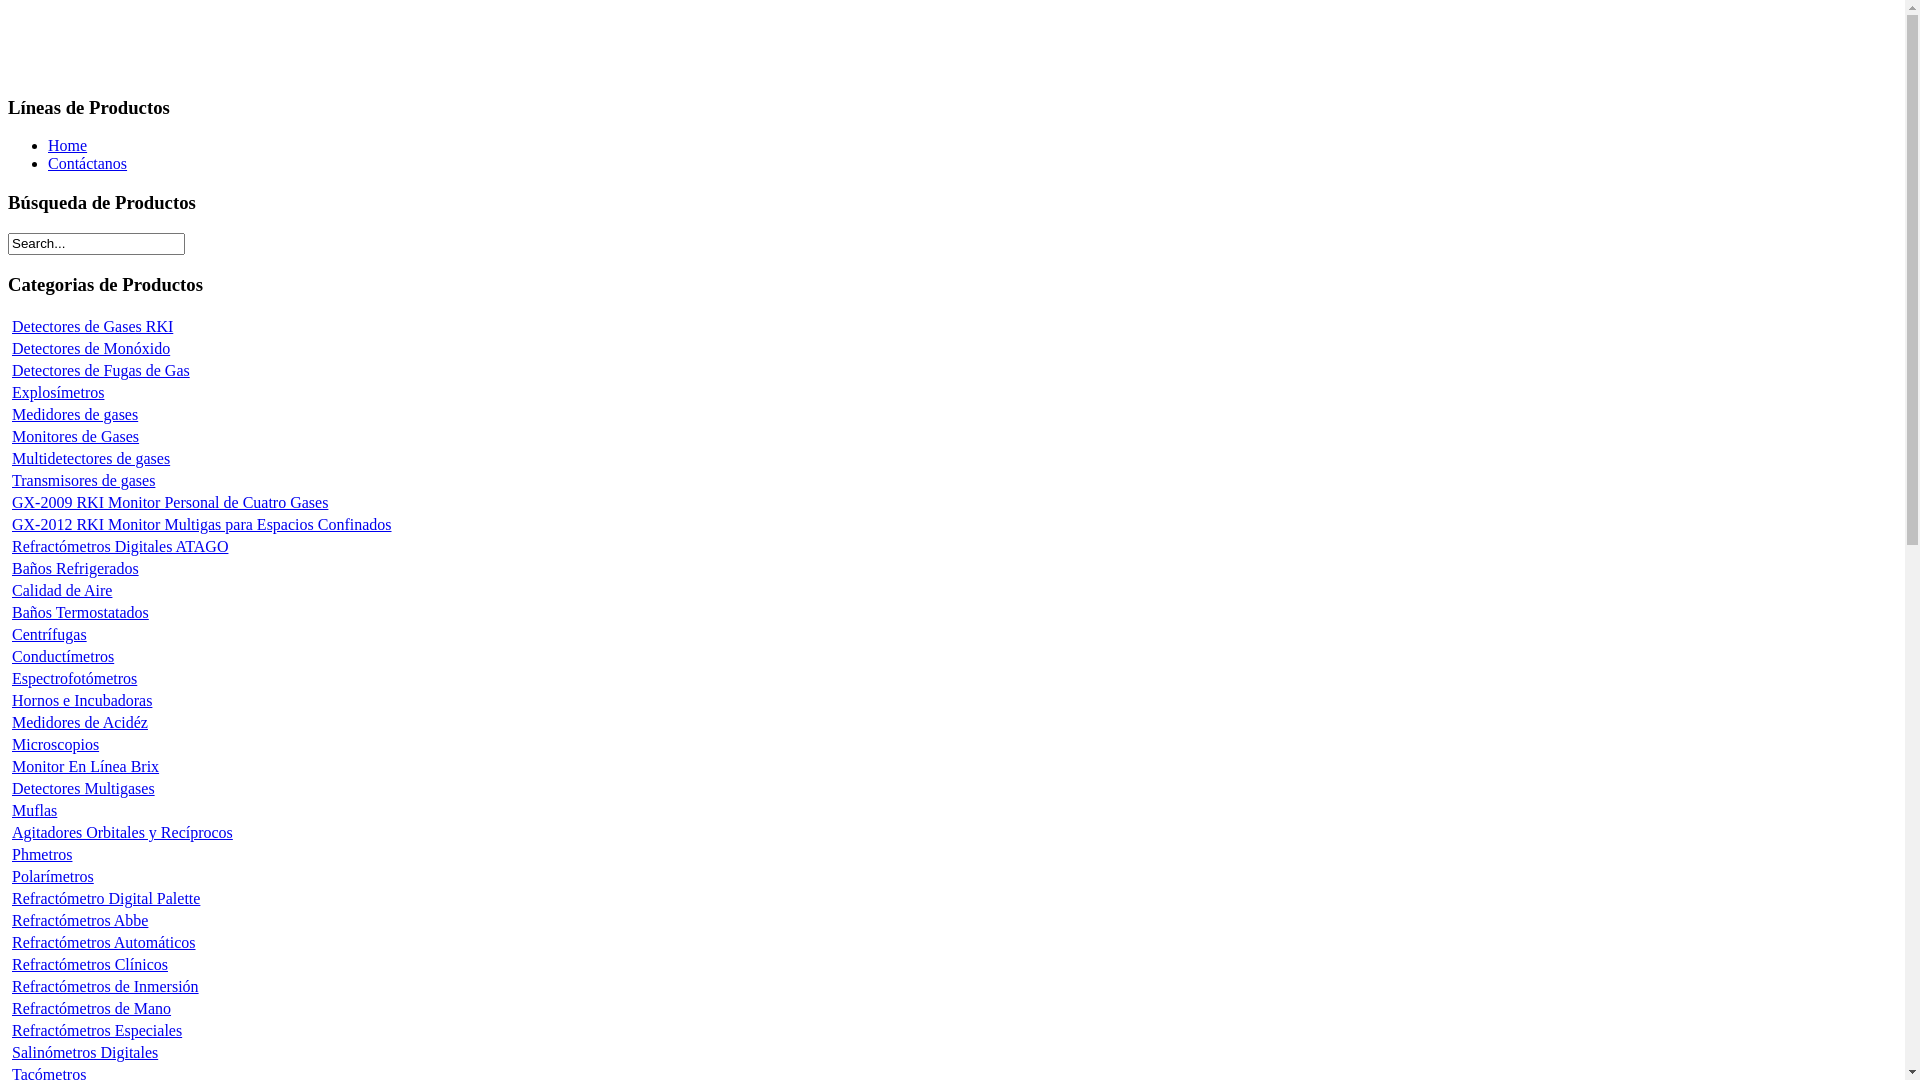 This screenshot has width=1920, height=1080. What do you see at coordinates (201, 523) in the screenshot?
I see `'GX-2012 RKI Monitor Multigas para Espacios Confinados'` at bounding box center [201, 523].